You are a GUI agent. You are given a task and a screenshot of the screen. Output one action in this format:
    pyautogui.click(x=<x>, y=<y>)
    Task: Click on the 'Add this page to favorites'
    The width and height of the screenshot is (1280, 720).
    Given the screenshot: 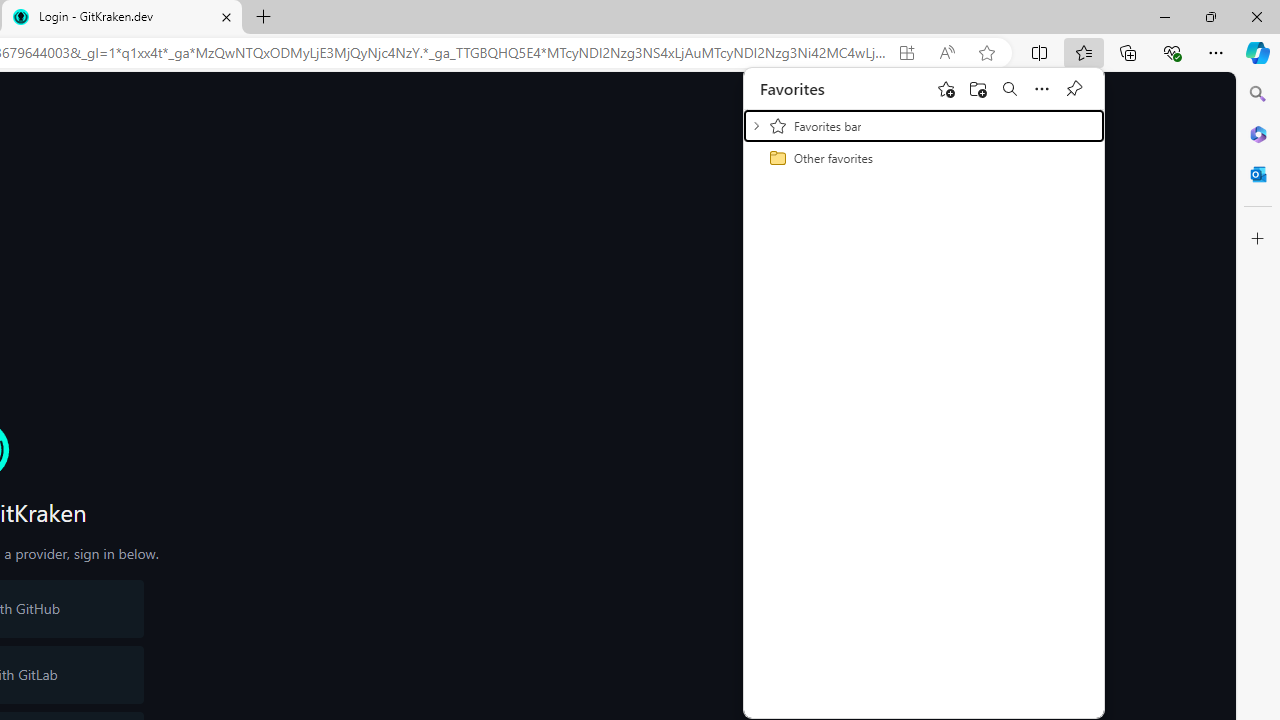 What is the action you would take?
    pyautogui.click(x=944, y=87)
    